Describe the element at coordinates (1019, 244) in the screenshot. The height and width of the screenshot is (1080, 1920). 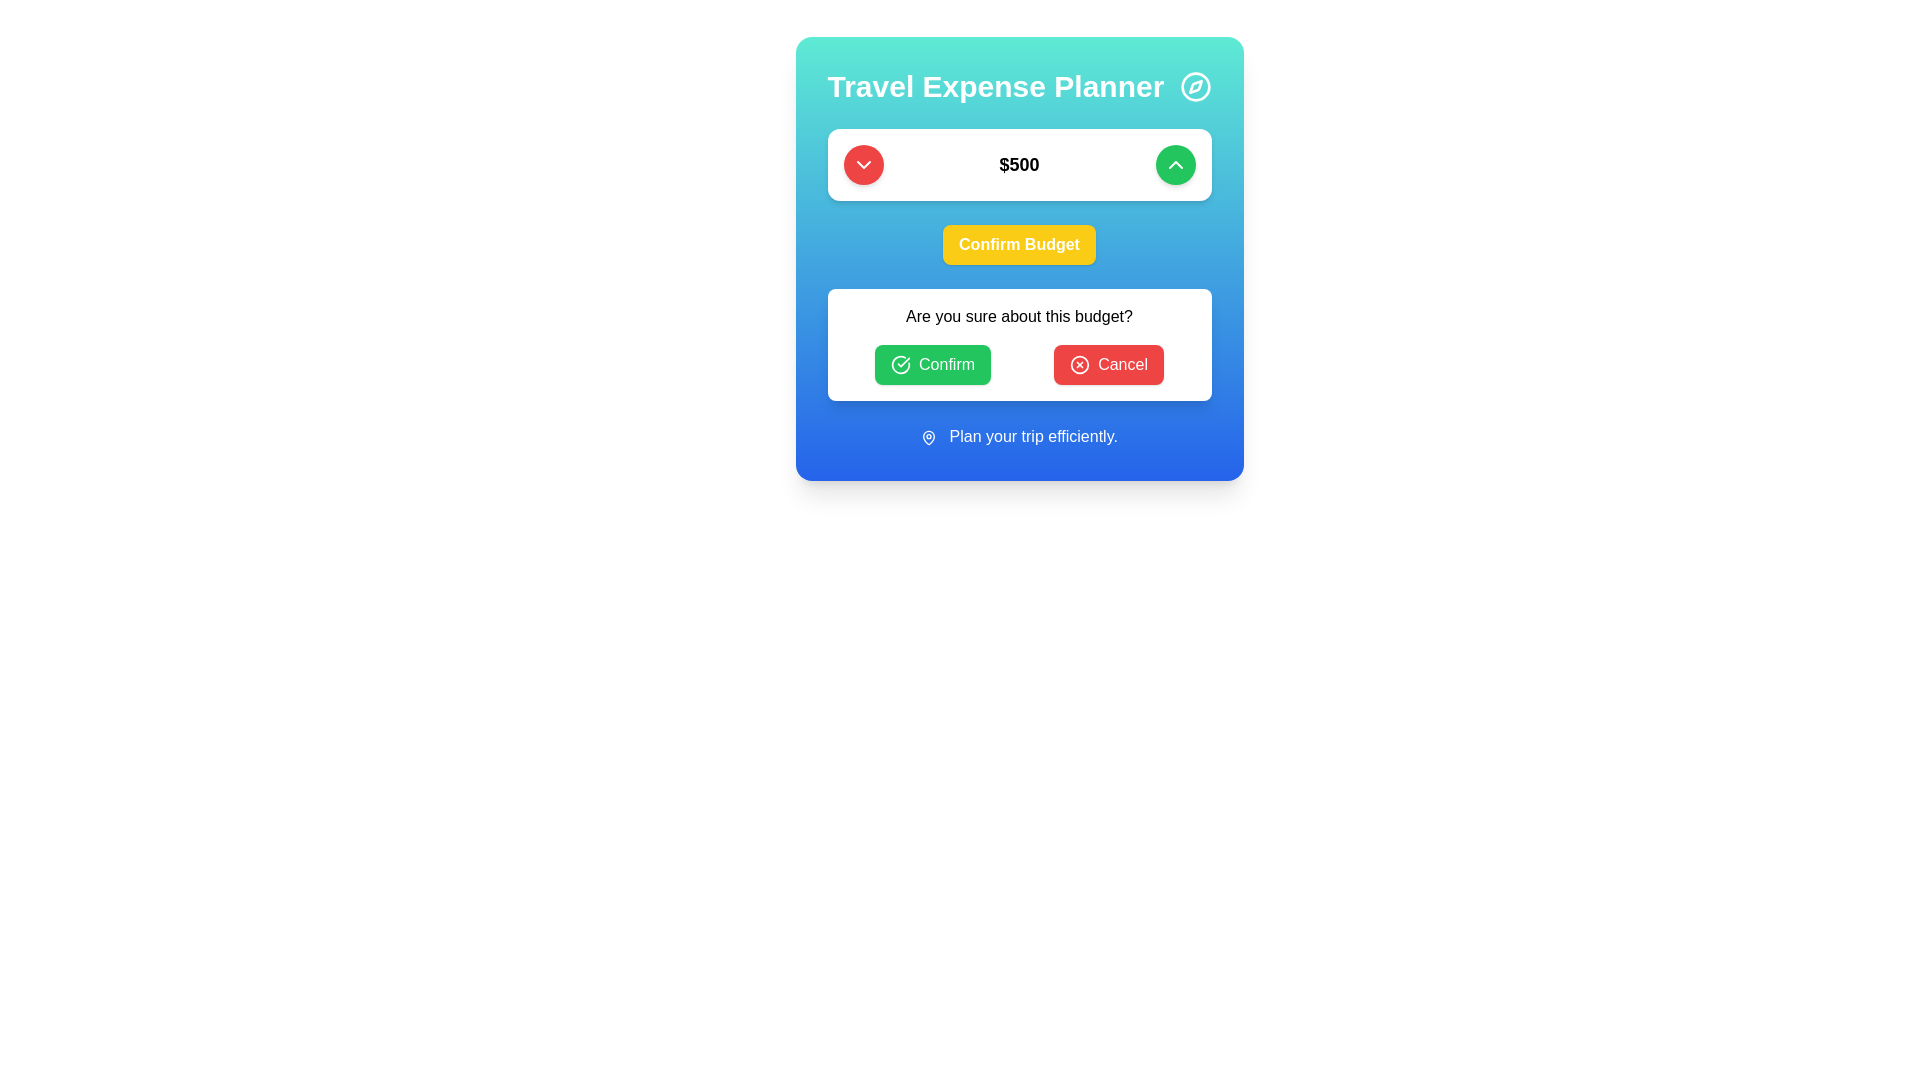
I see `the confirmation button located directly below the budget amount display to confirm the selected budget value` at that location.